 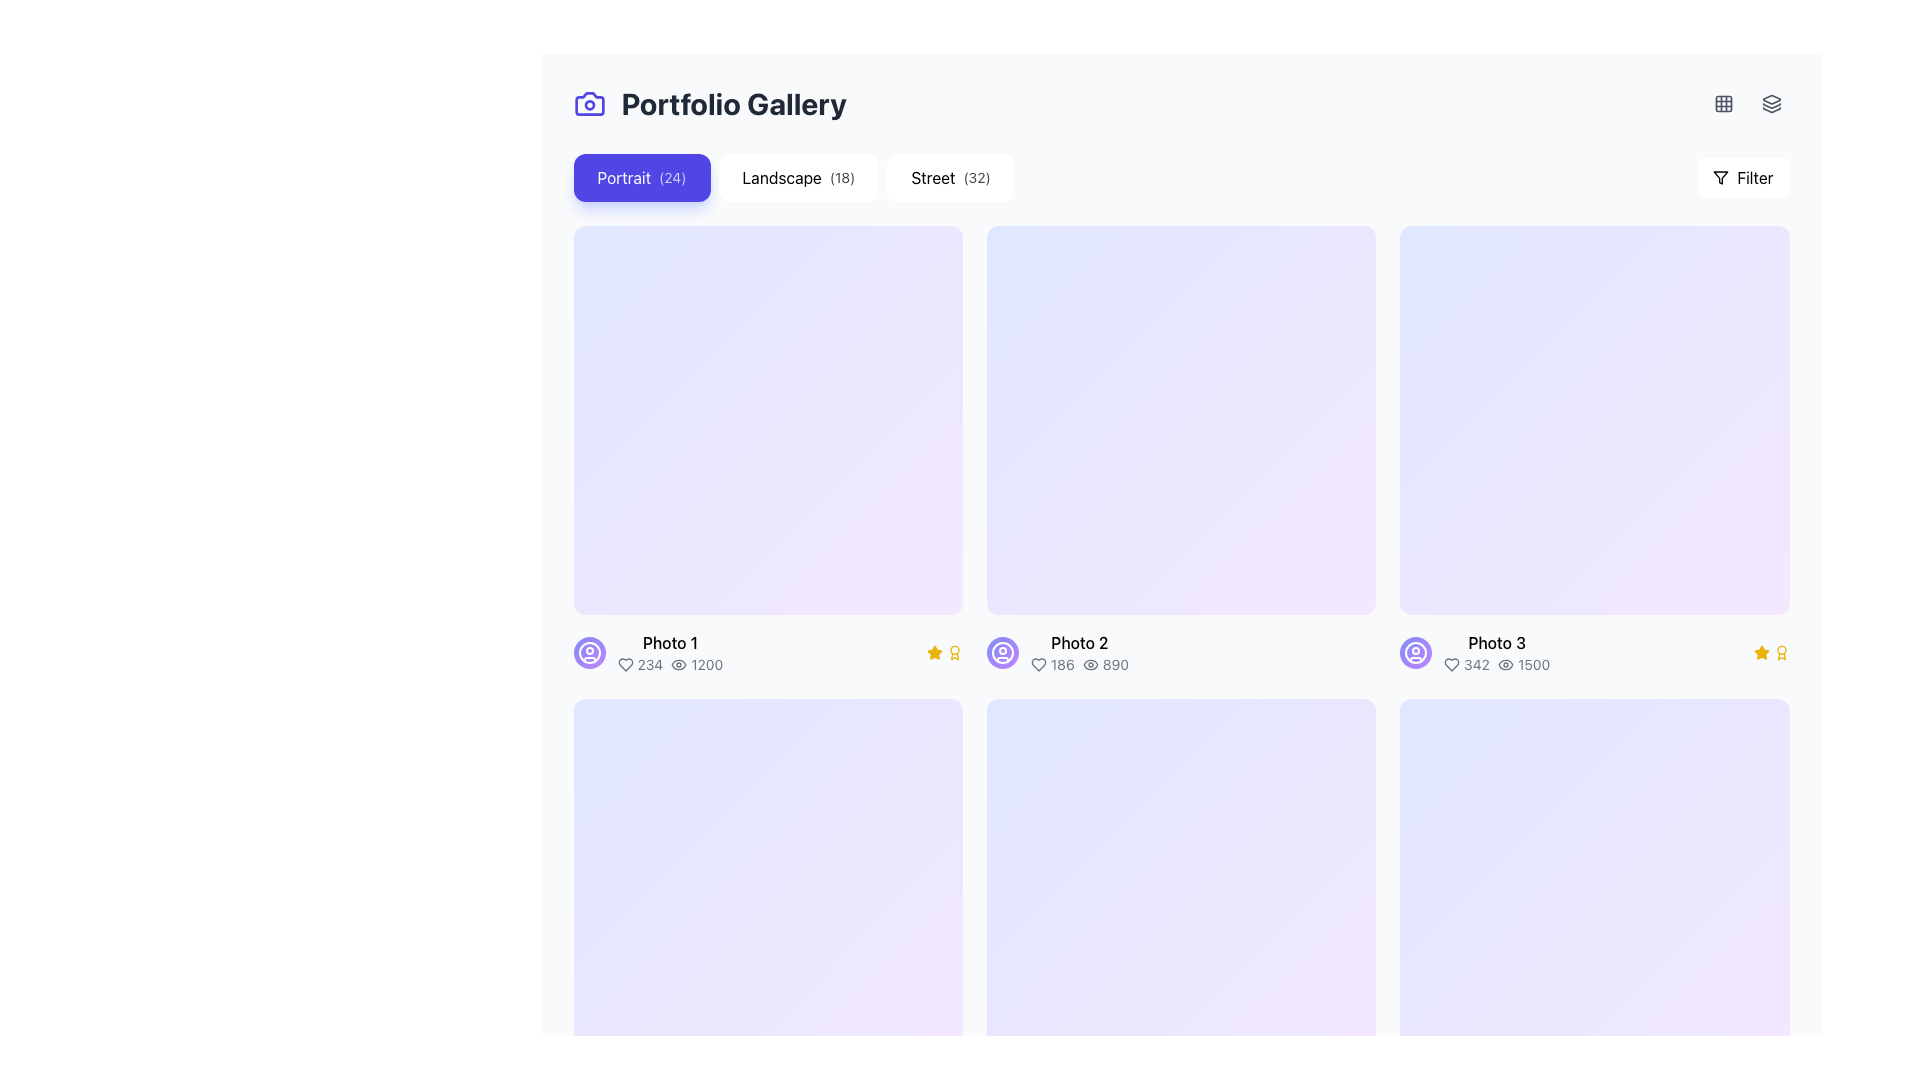 I want to click on the Card element labeled 'Photo 3', so click(x=1593, y=653).